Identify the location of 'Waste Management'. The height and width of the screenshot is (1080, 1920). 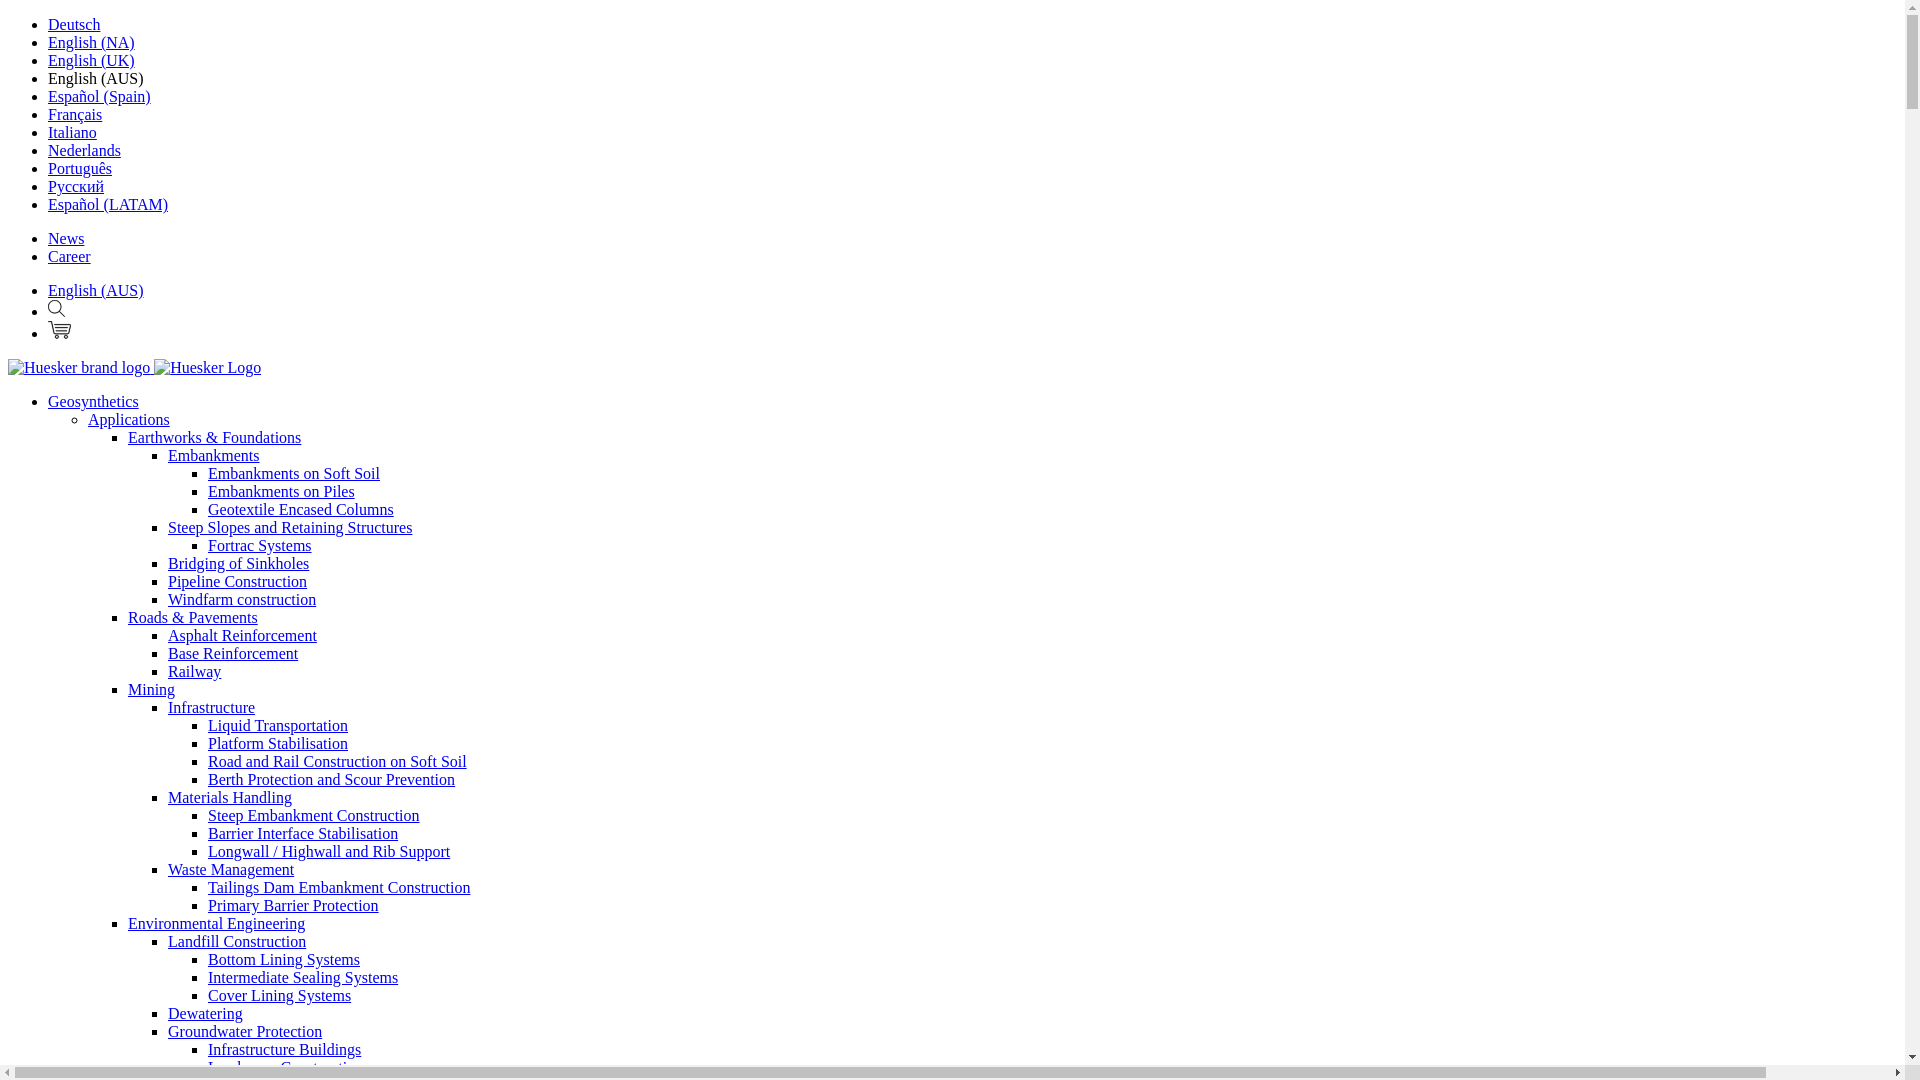
(168, 868).